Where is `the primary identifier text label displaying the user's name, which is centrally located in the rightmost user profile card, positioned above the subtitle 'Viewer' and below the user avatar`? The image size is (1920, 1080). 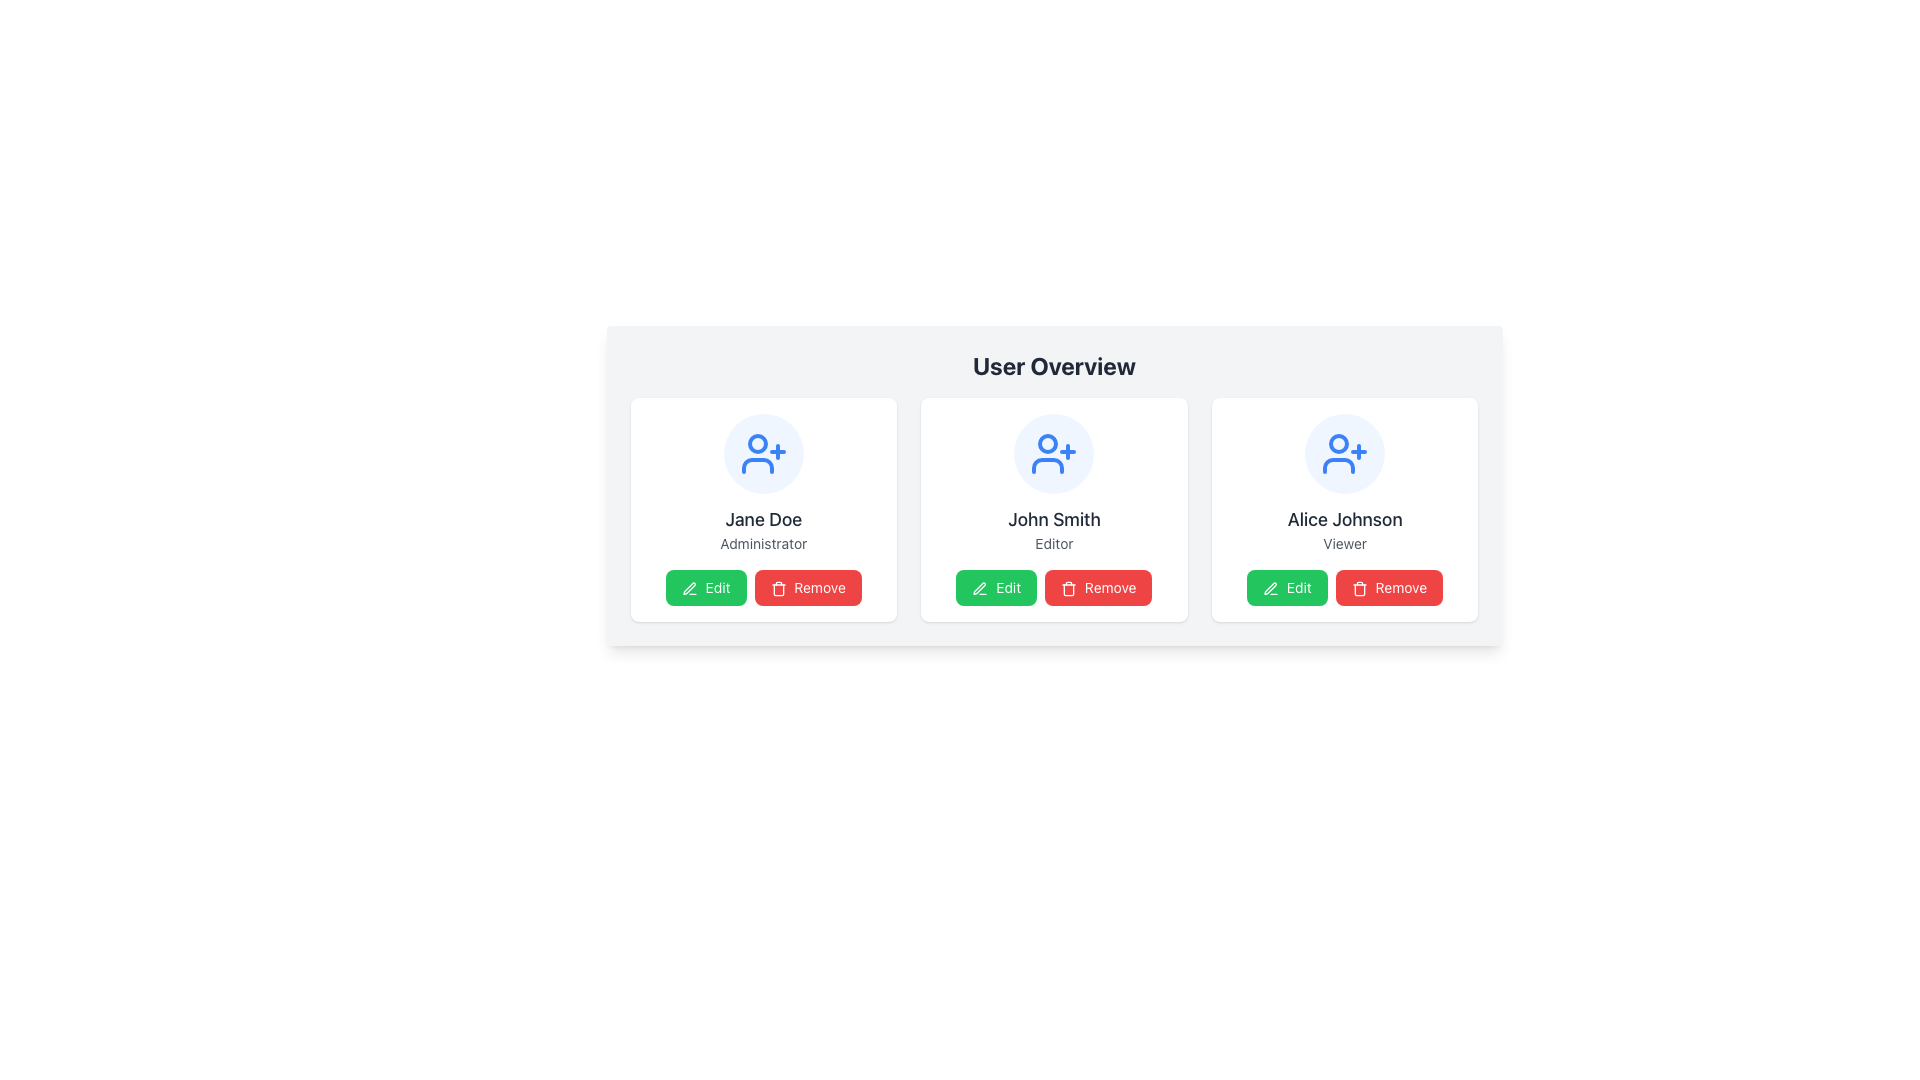
the primary identifier text label displaying the user's name, which is centrally located in the rightmost user profile card, positioned above the subtitle 'Viewer' and below the user avatar is located at coordinates (1345, 519).